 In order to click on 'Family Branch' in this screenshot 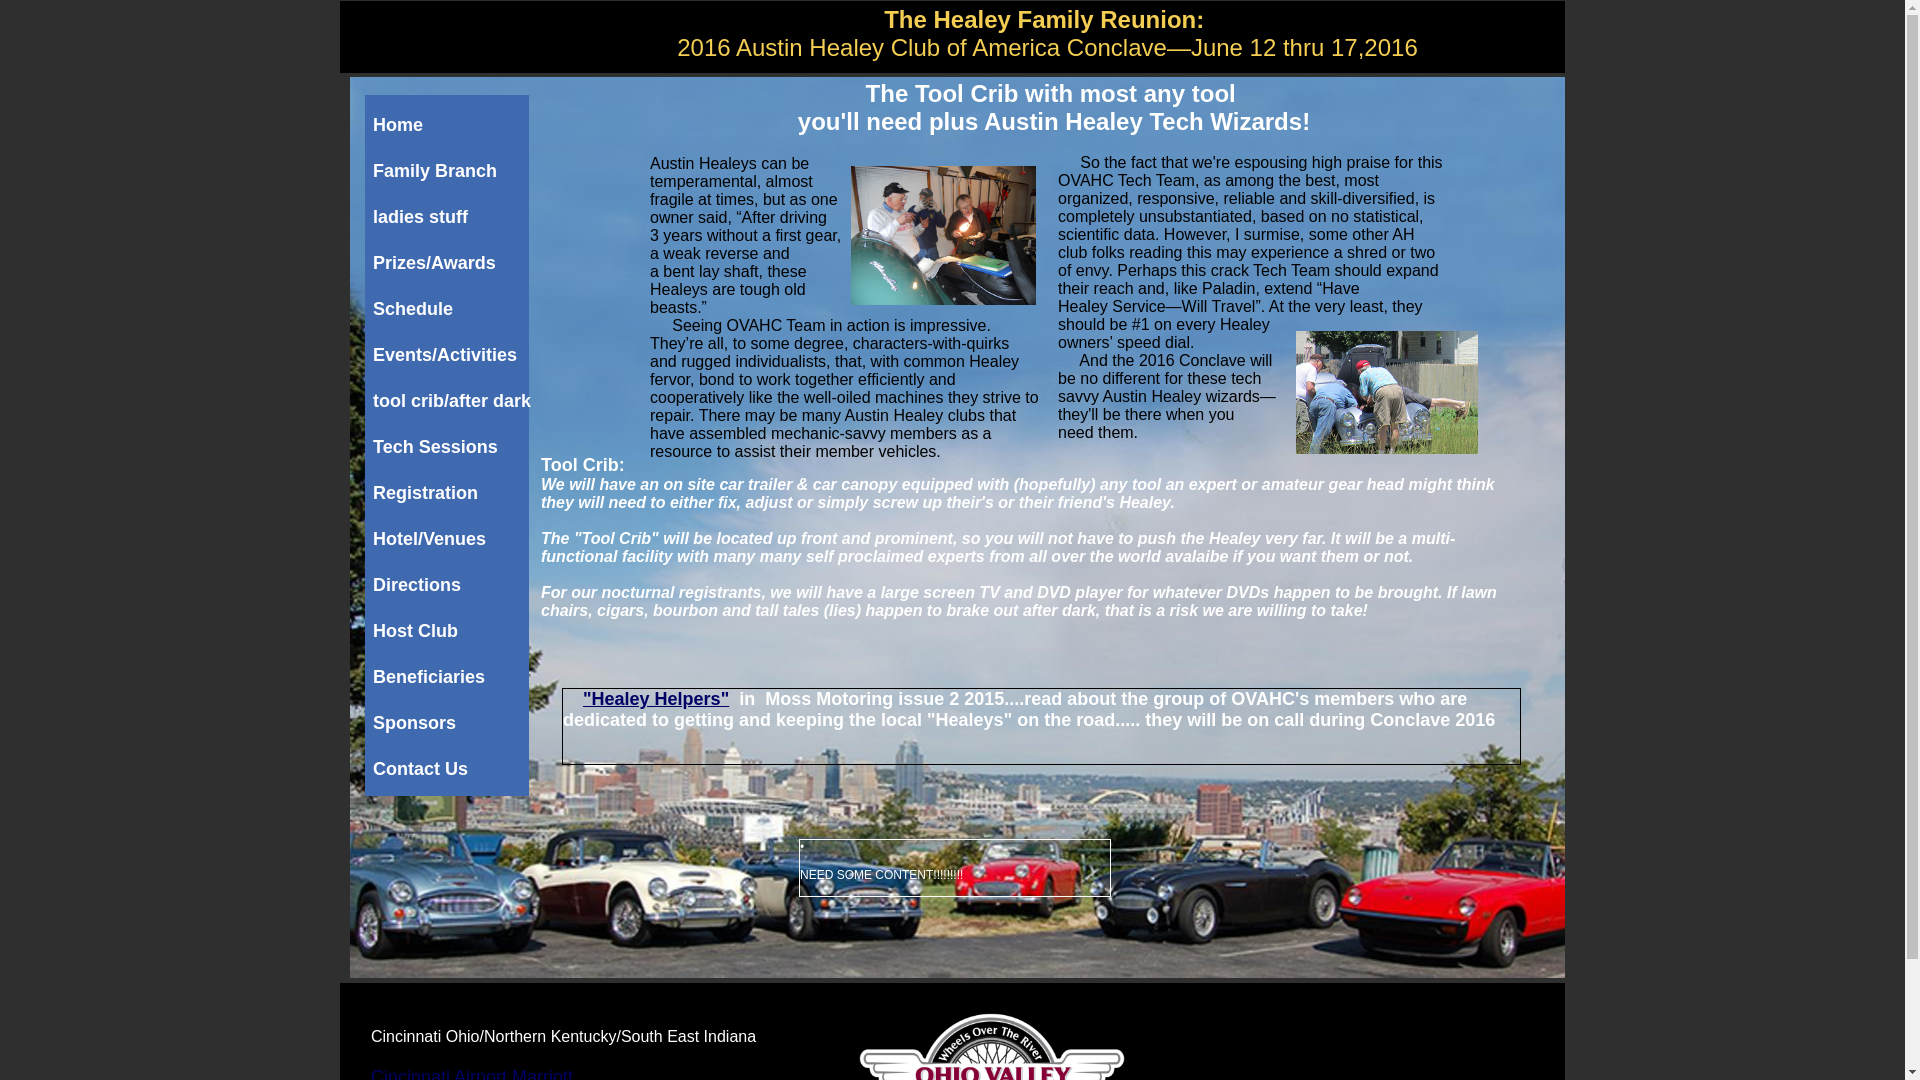, I will do `click(373, 171)`.